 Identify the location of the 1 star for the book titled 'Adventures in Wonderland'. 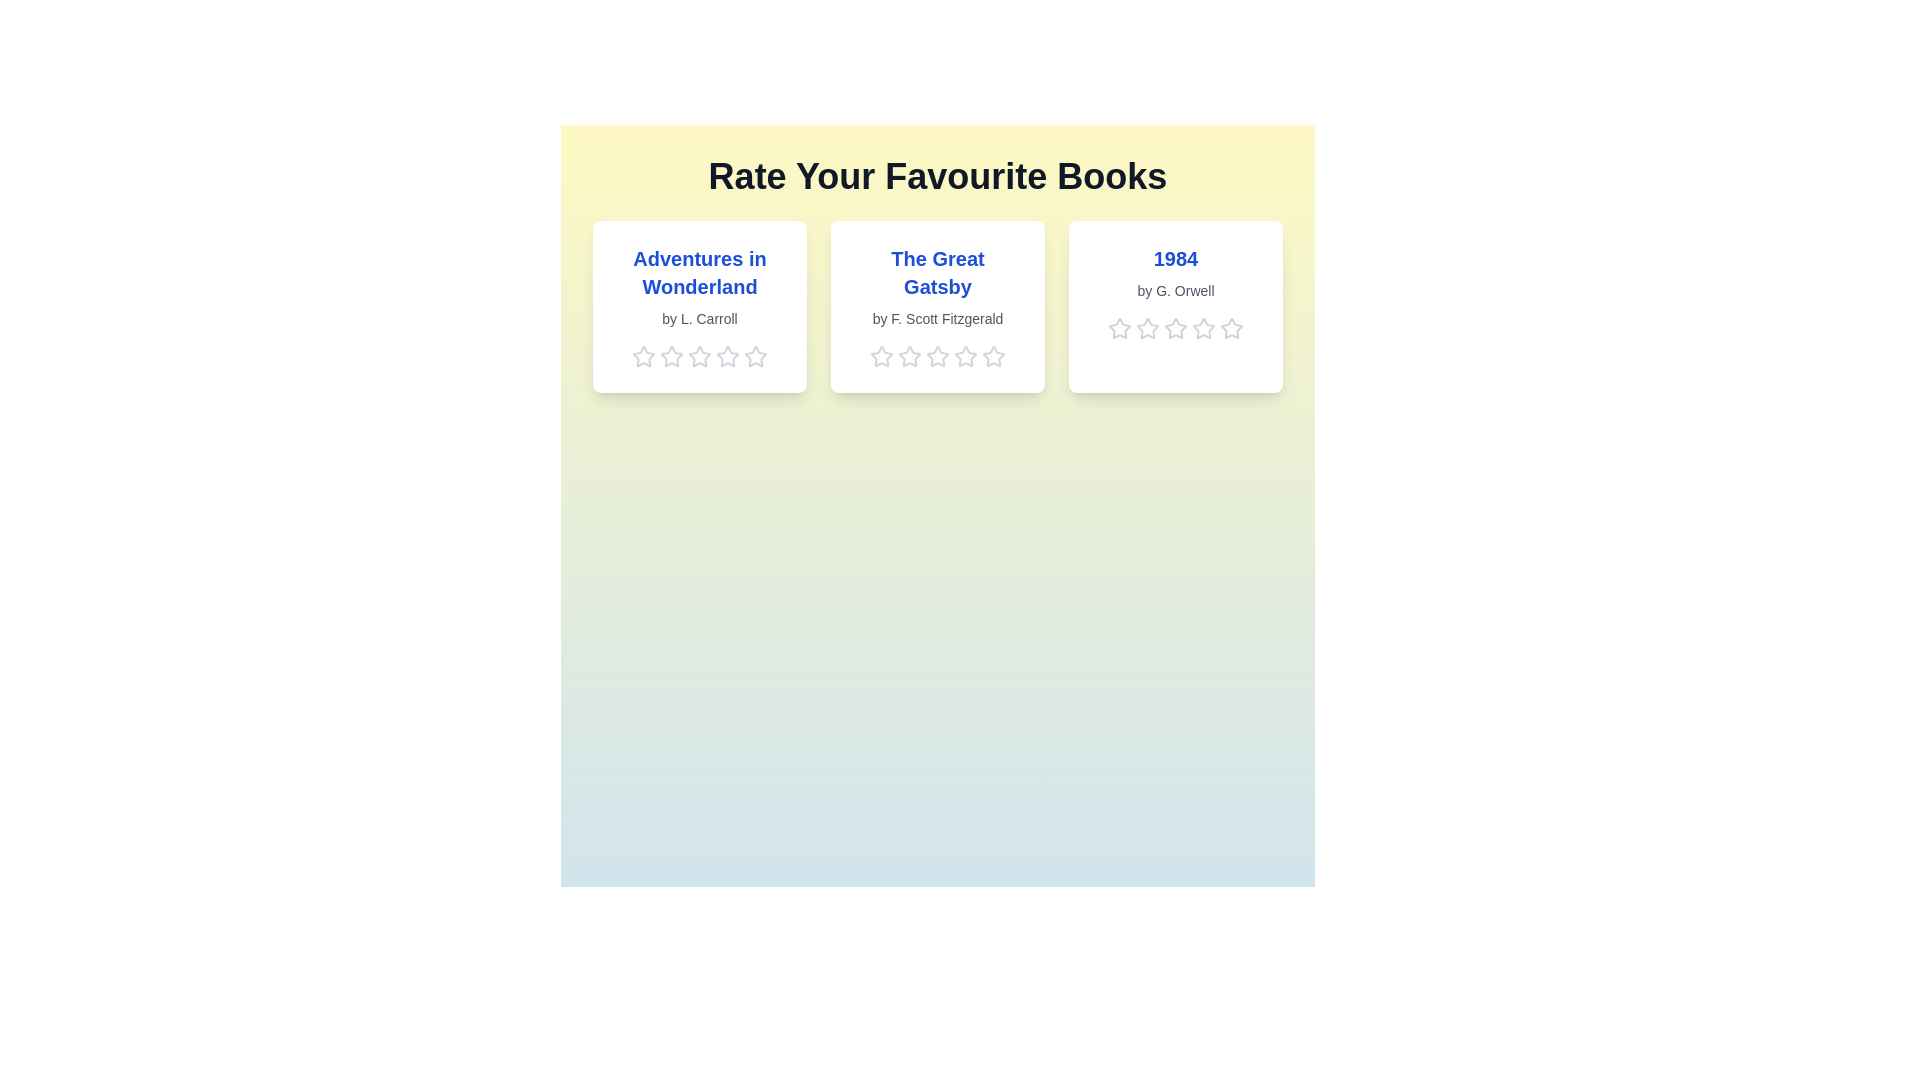
(643, 356).